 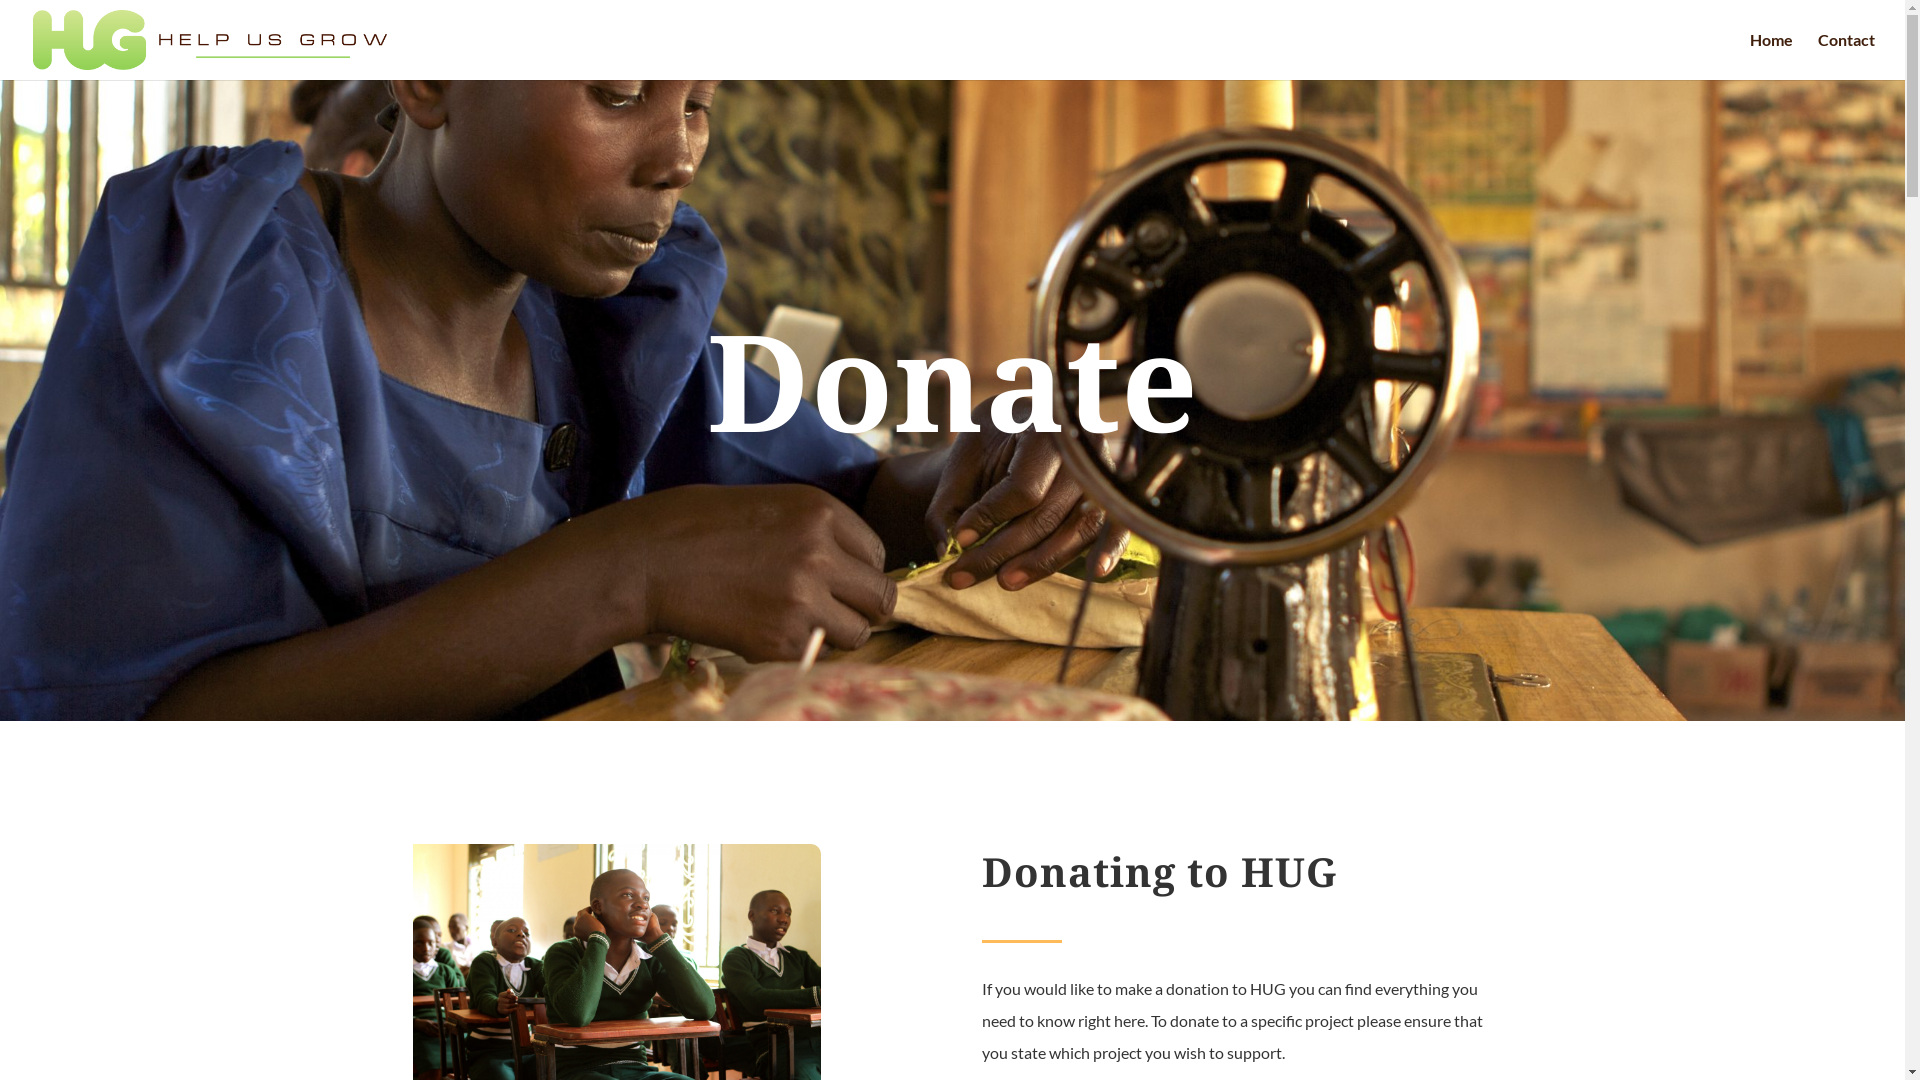 What do you see at coordinates (1845, 55) in the screenshot?
I see `'Contact'` at bounding box center [1845, 55].